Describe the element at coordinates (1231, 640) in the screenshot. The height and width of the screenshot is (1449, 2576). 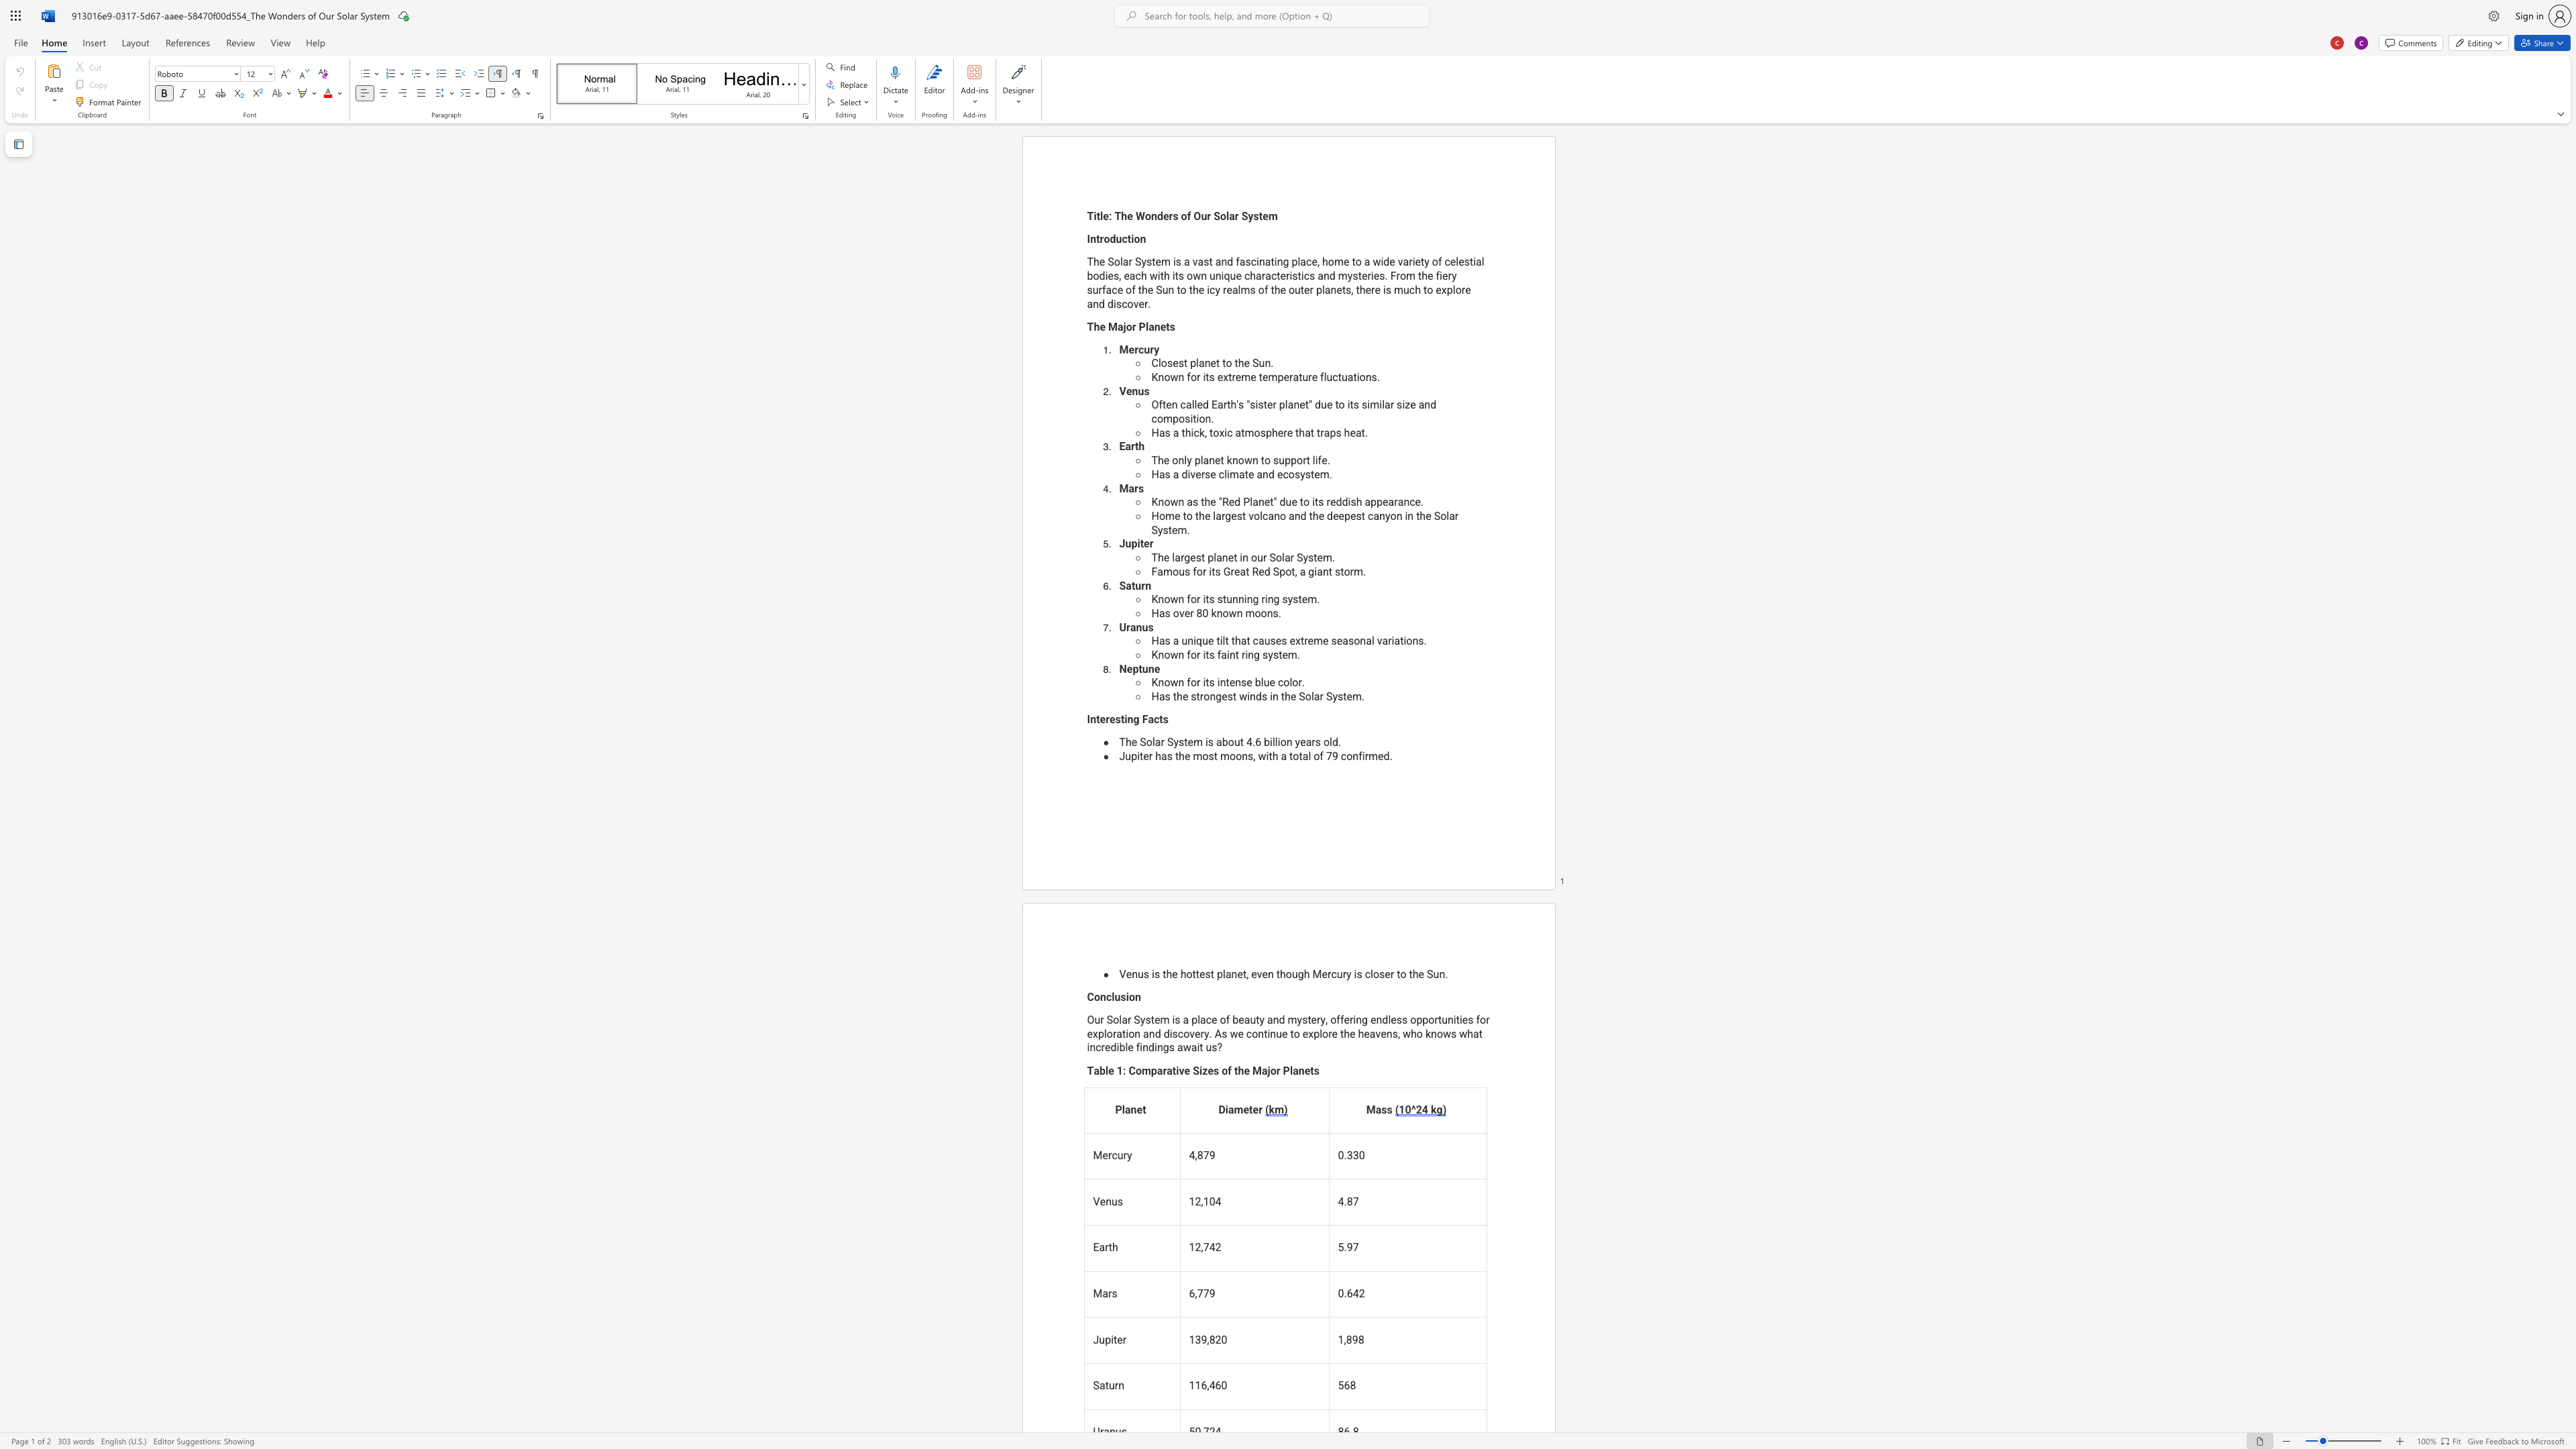
I see `the subset text "that causes extreme seaso" within the text "Has a unique tilt that causes extreme seasonal variations."` at that location.